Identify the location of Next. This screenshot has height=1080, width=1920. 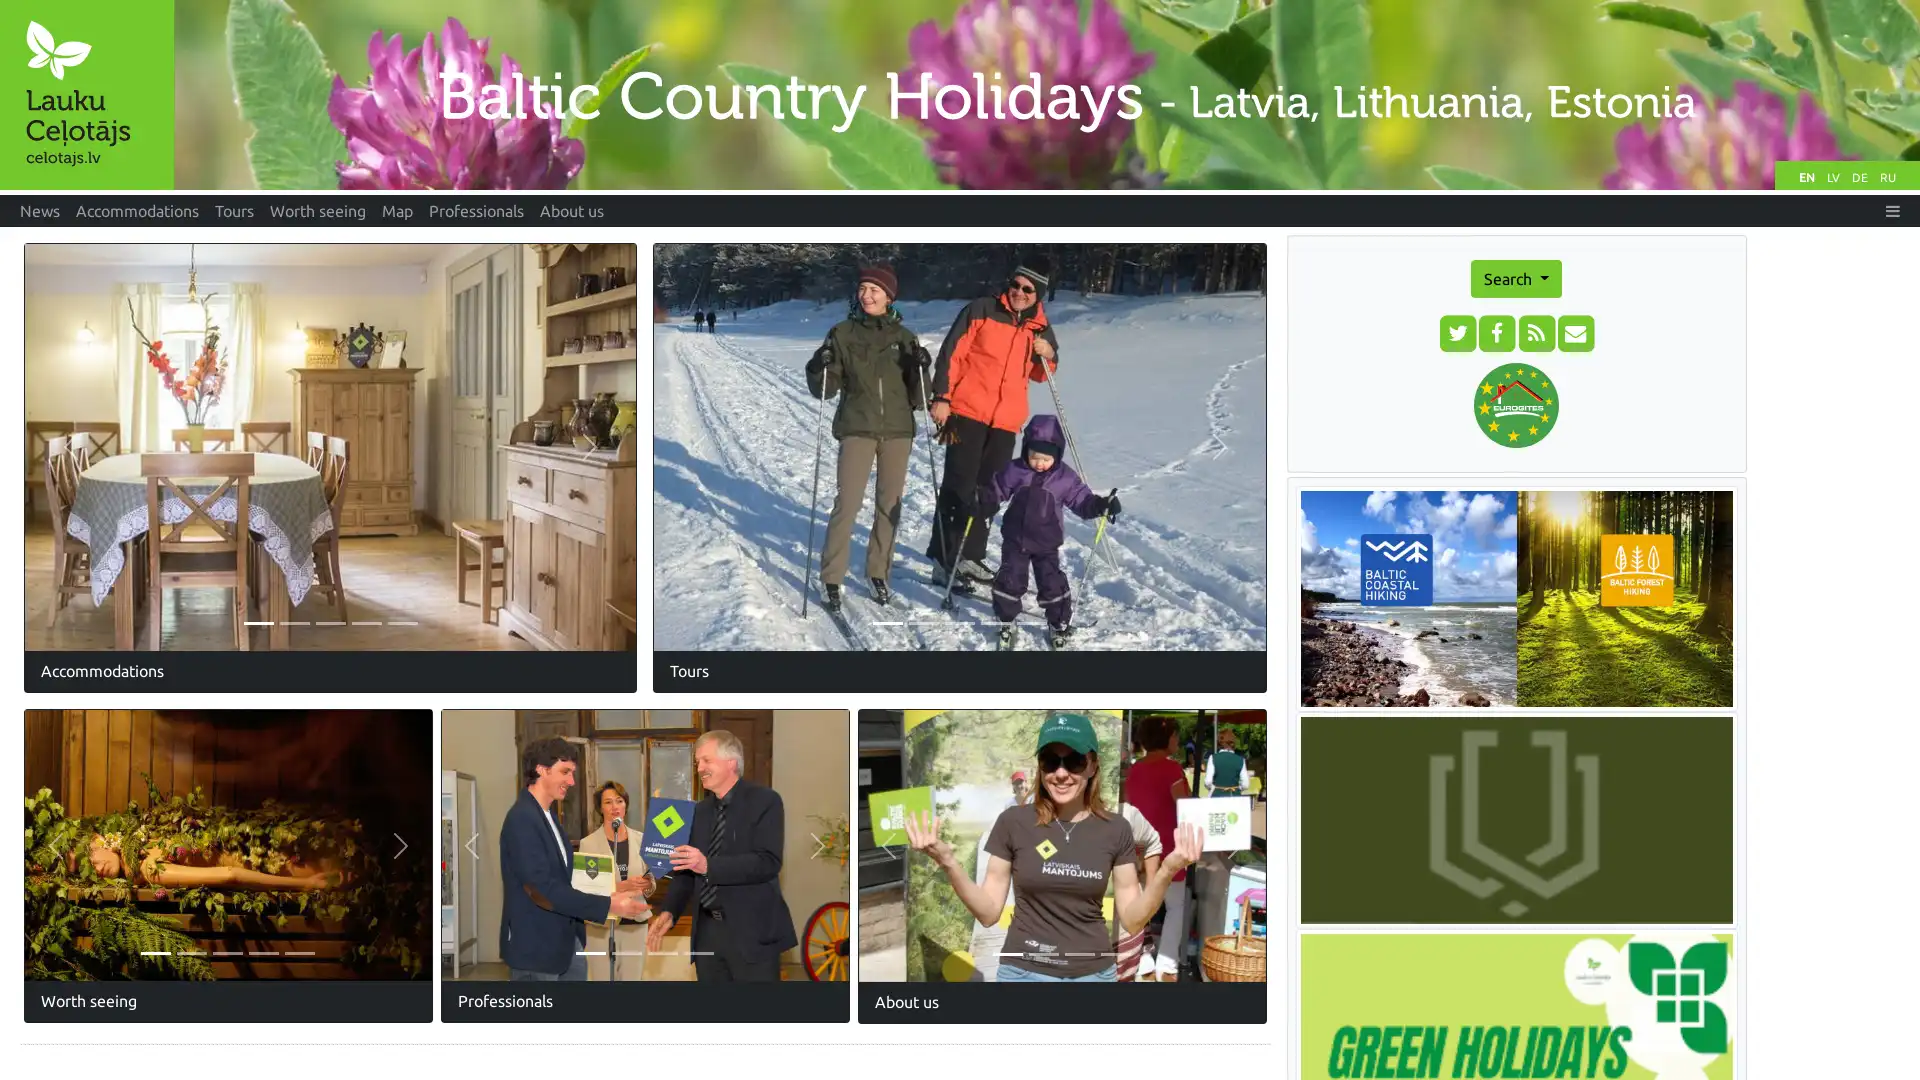
(817, 845).